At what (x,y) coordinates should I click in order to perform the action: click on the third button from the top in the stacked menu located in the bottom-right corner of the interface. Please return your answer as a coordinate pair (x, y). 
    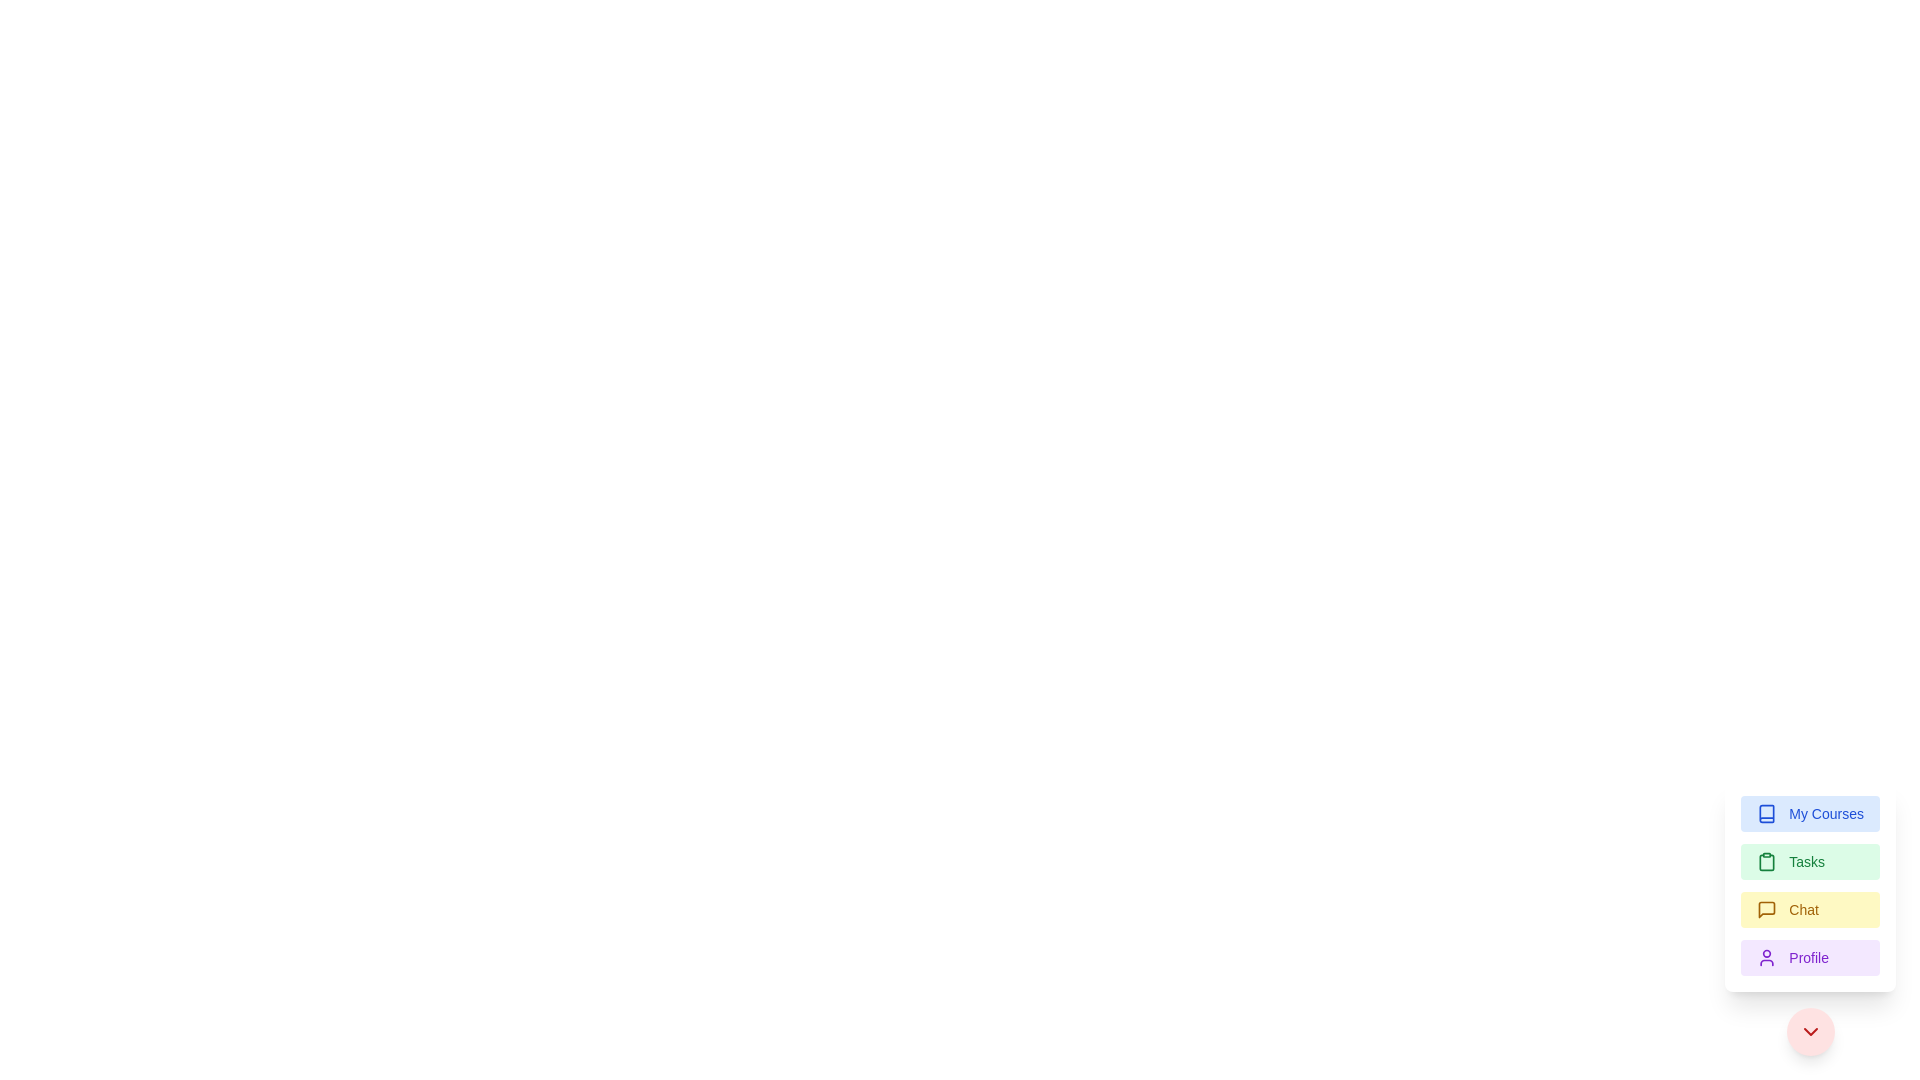
    Looking at the image, I should click on (1810, 918).